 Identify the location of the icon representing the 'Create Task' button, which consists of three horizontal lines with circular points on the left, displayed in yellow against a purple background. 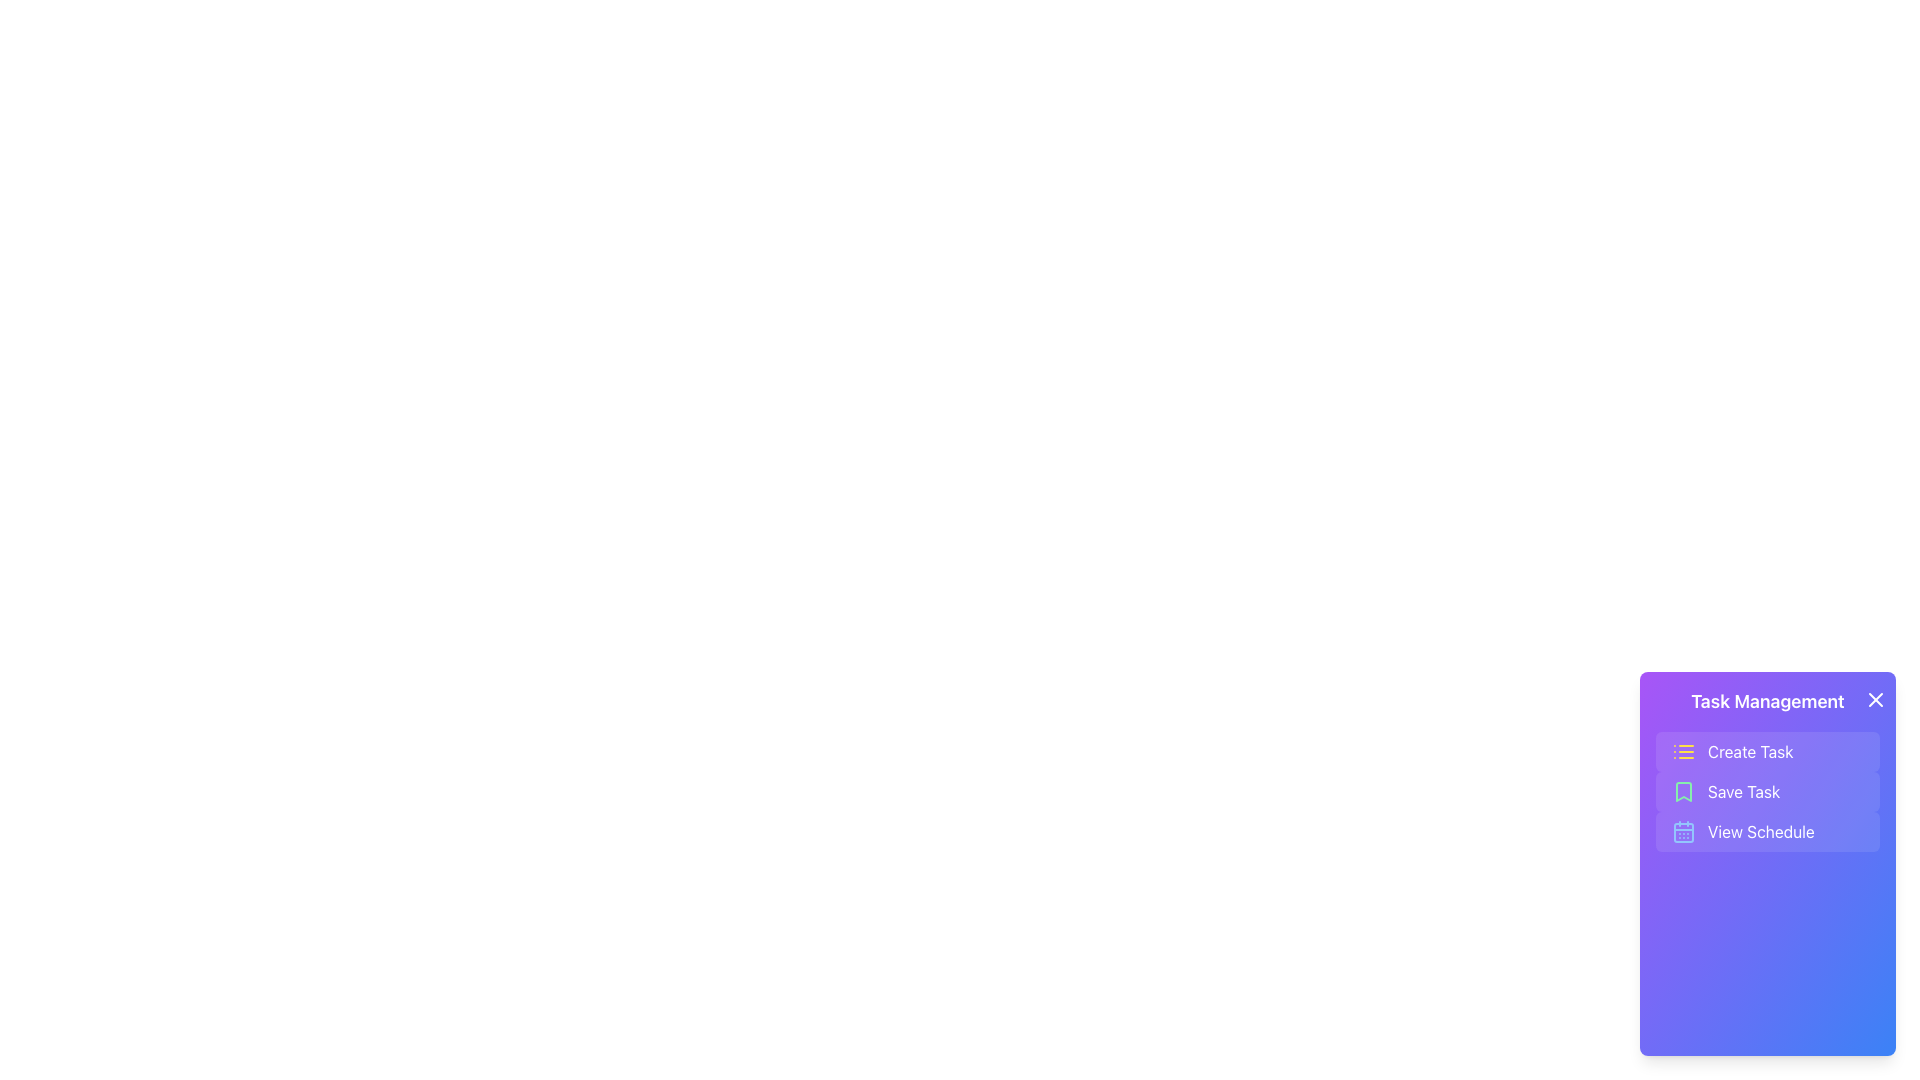
(1683, 752).